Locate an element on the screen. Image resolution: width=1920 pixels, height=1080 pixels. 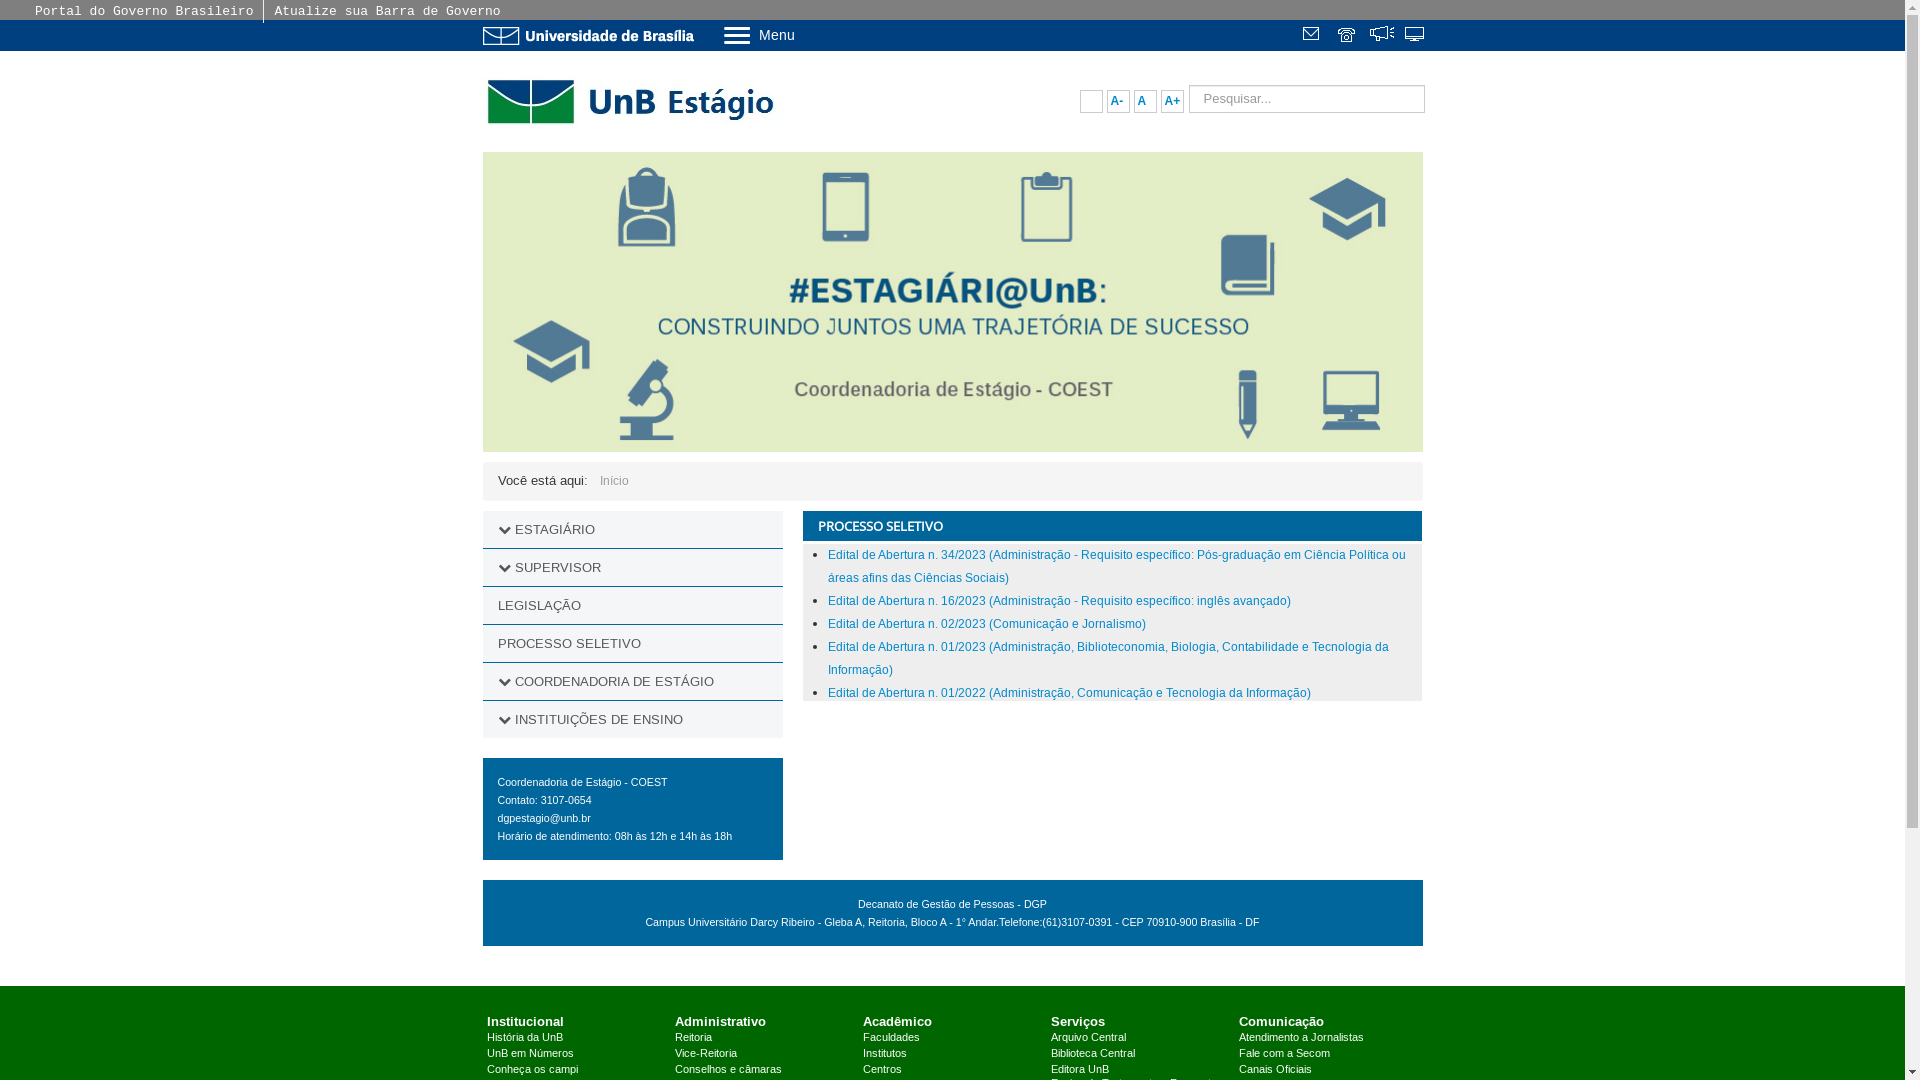
'Institutos' is located at coordinates (883, 1052).